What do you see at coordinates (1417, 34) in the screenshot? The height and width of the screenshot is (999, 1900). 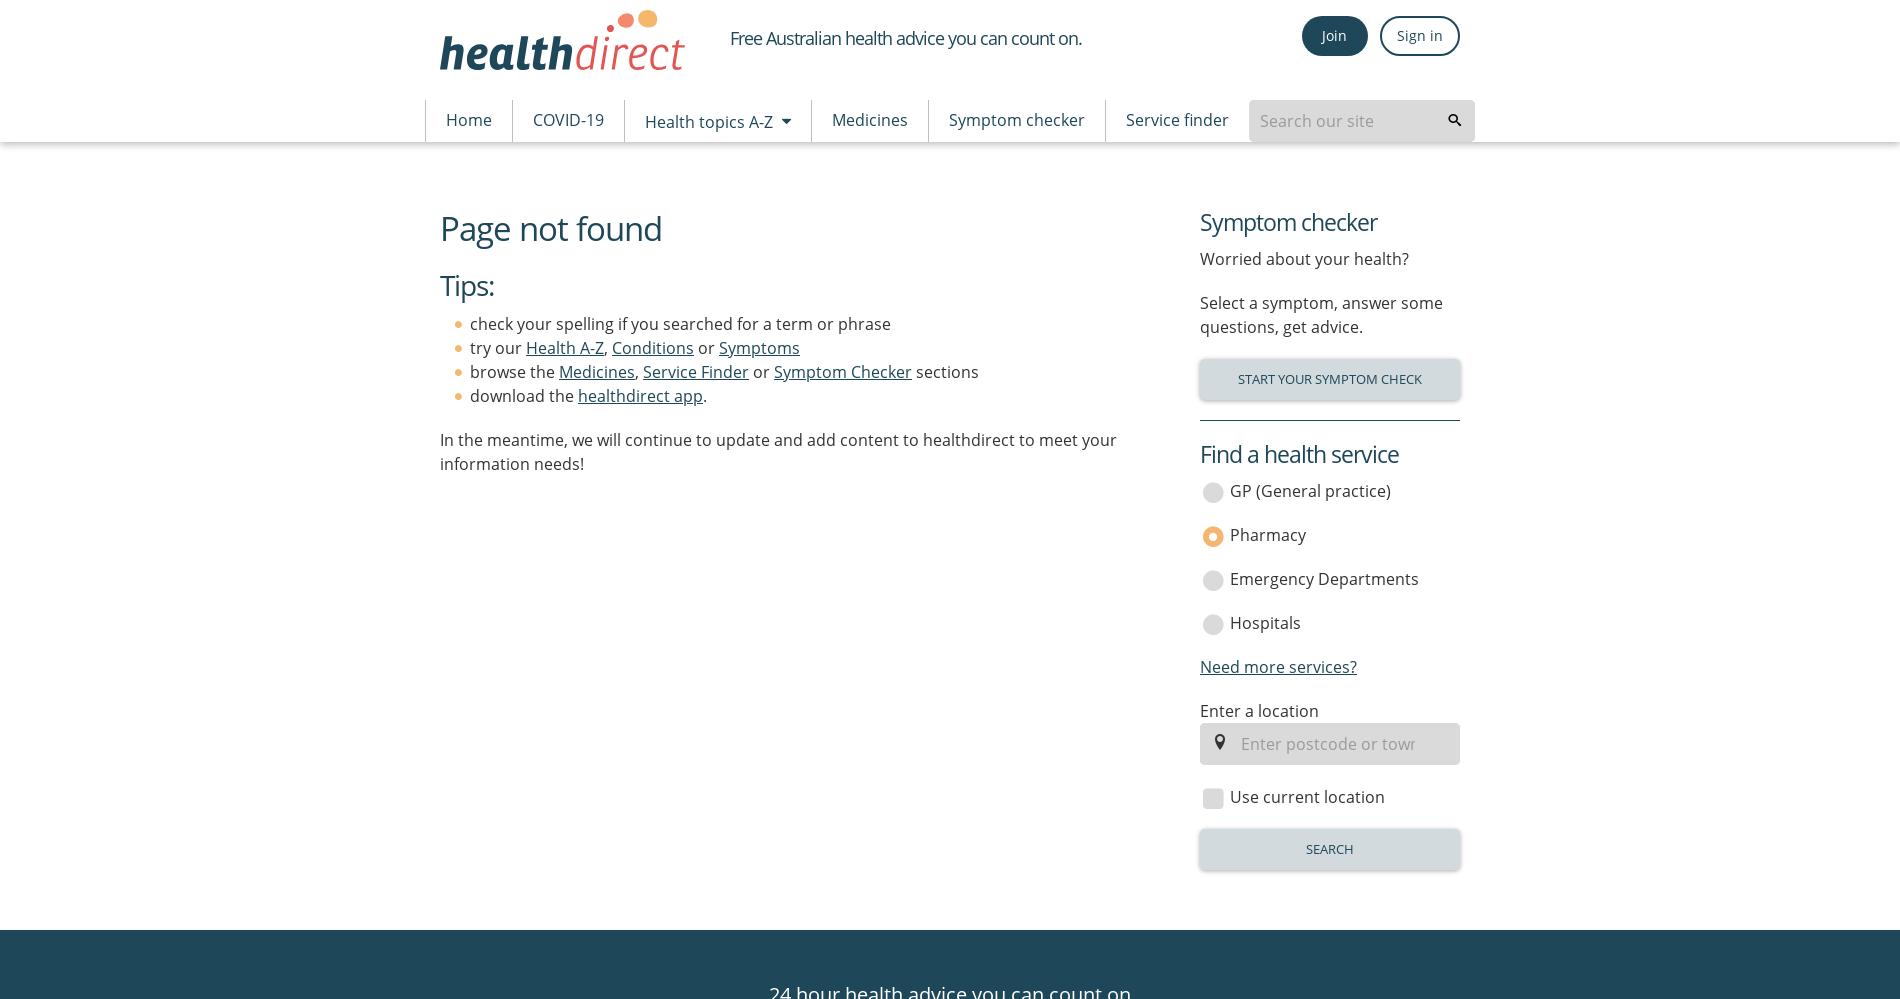 I see `'Sign in'` at bounding box center [1417, 34].